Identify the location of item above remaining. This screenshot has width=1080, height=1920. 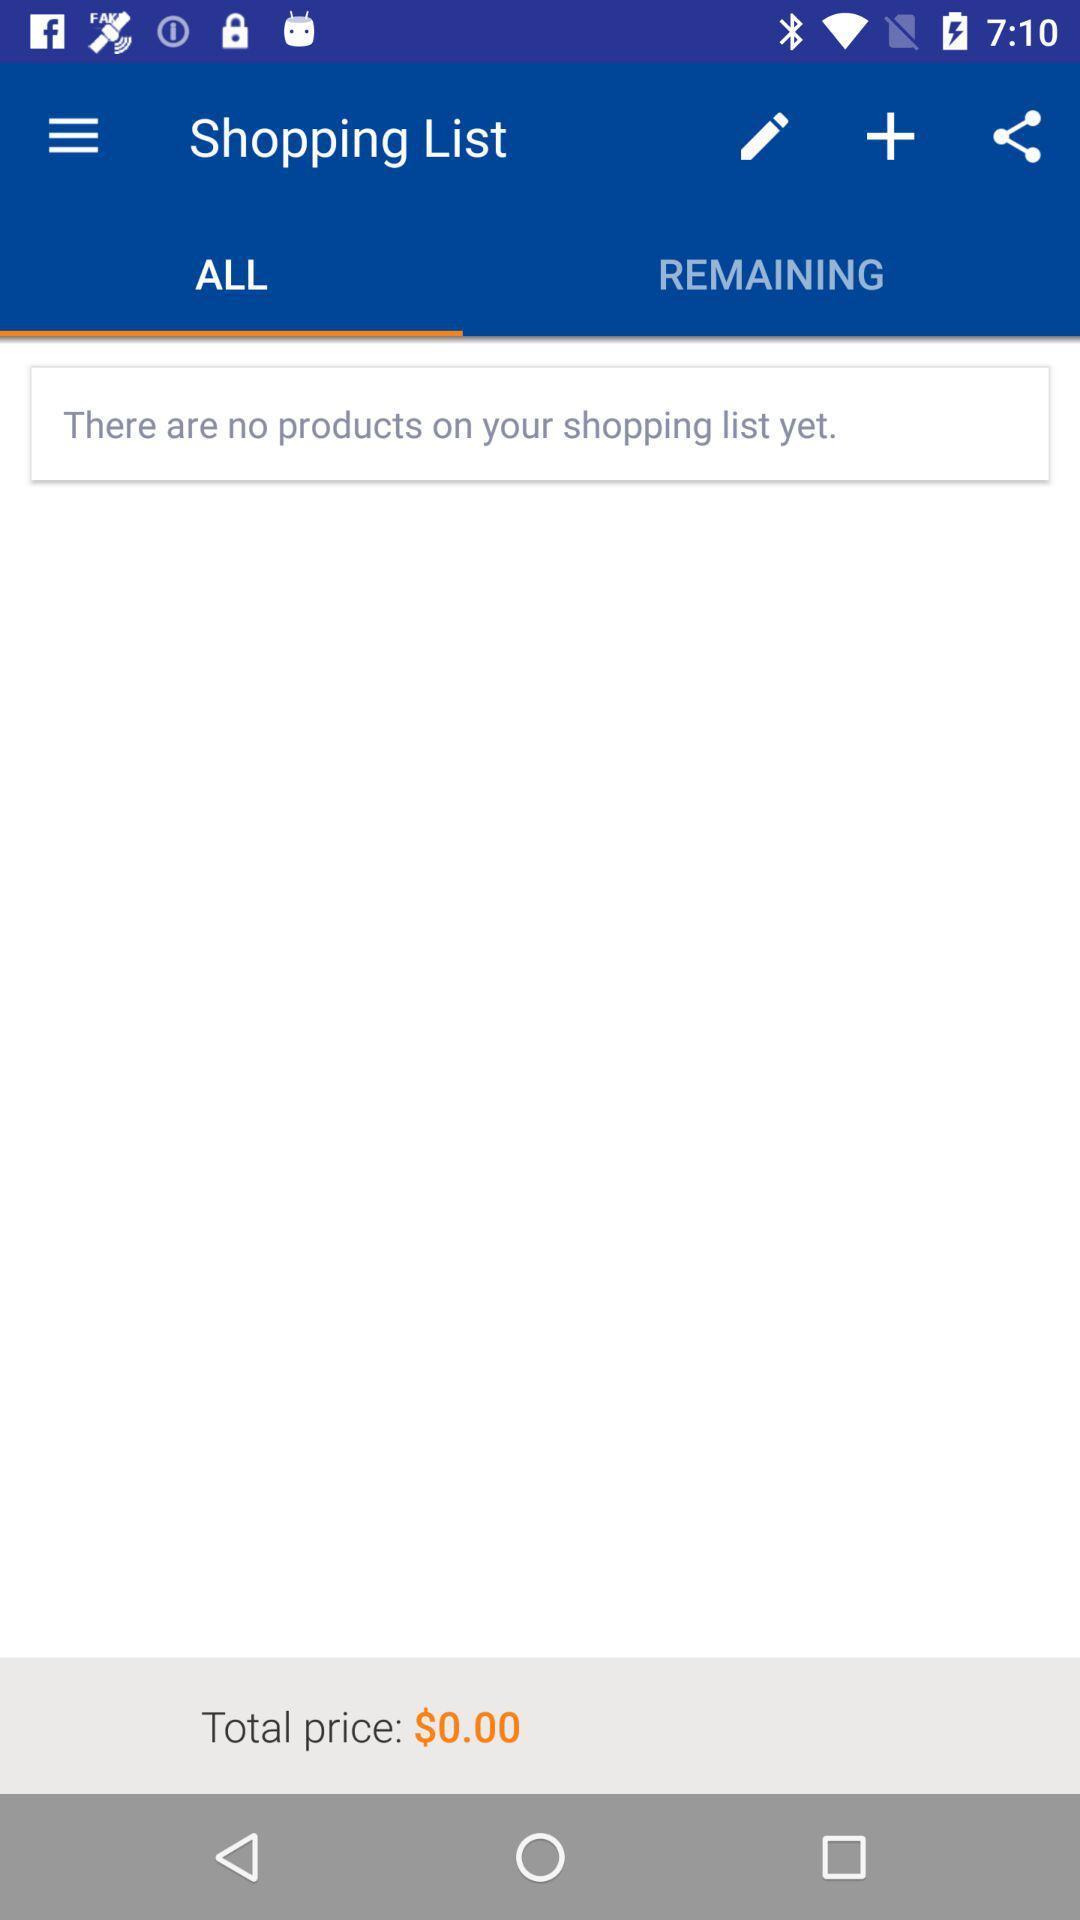
(890, 135).